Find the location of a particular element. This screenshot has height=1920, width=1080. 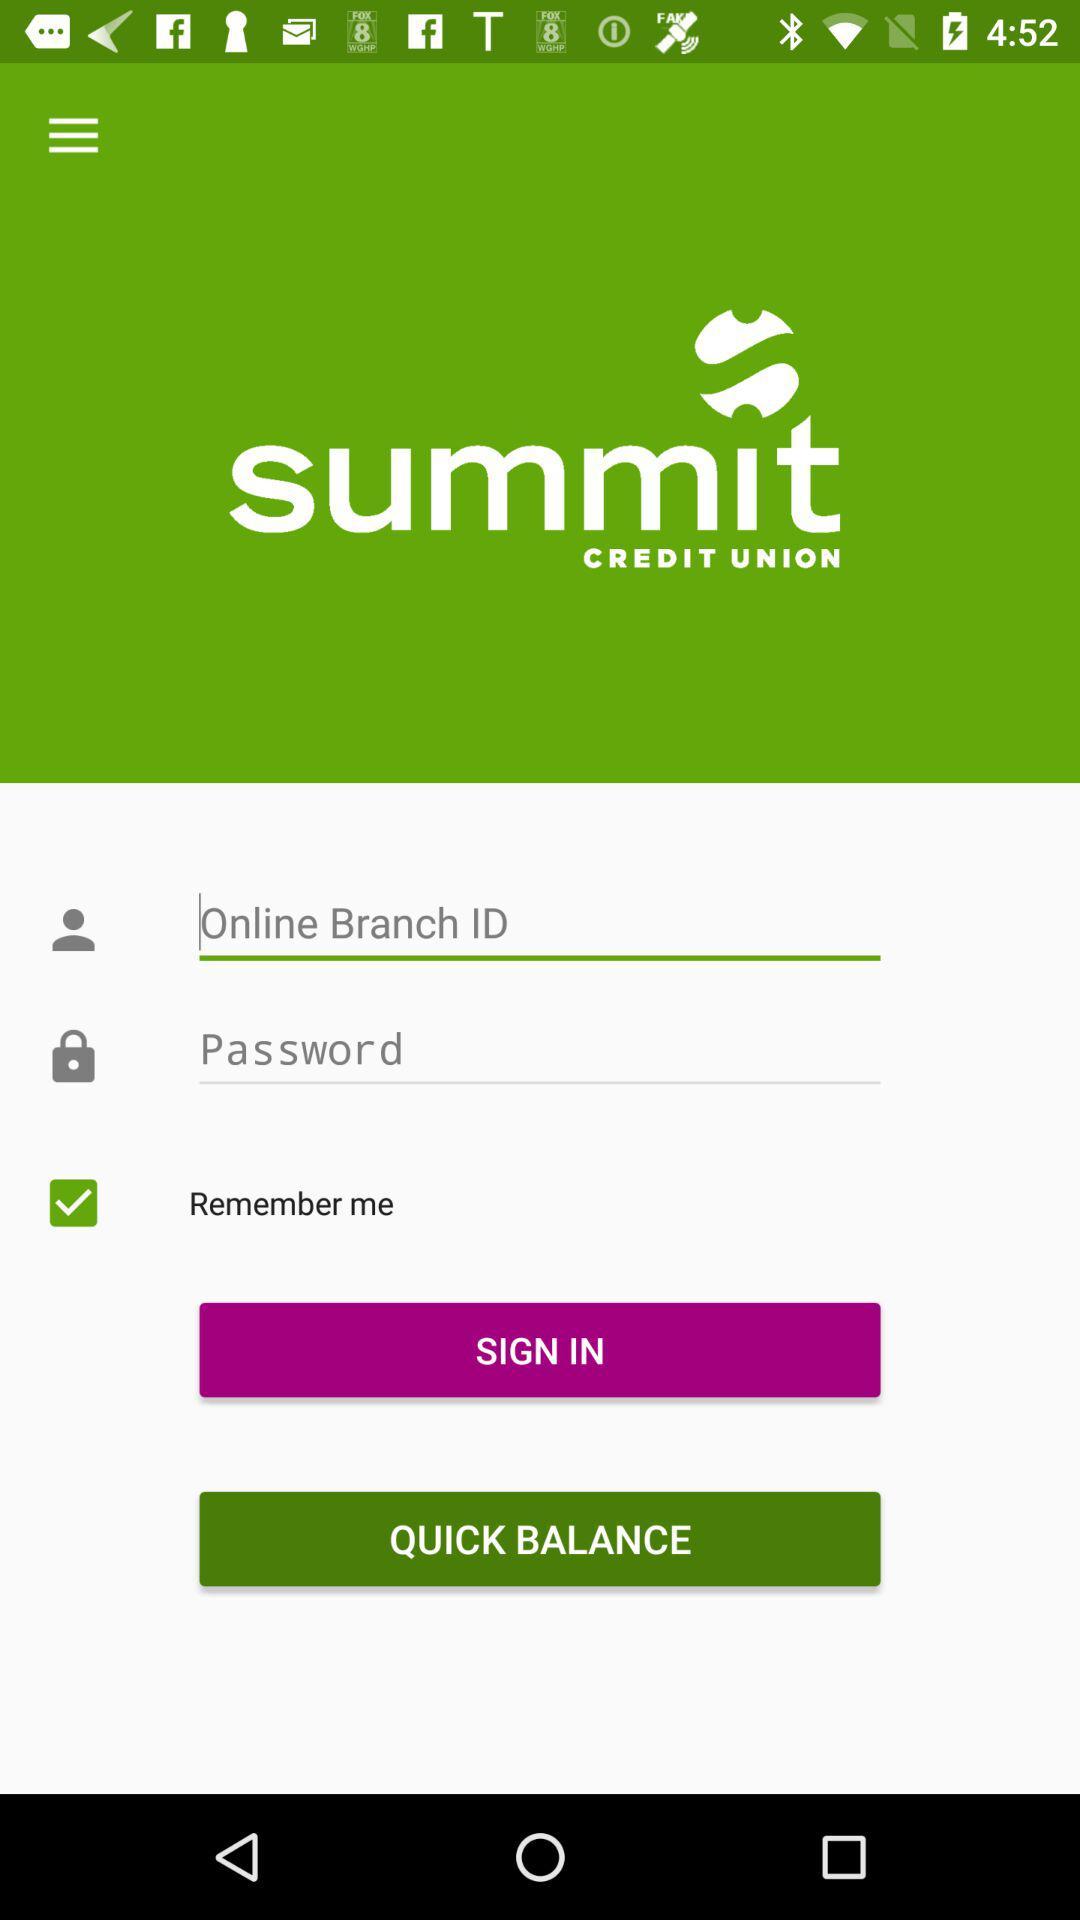

item below the sign in icon is located at coordinates (540, 1538).